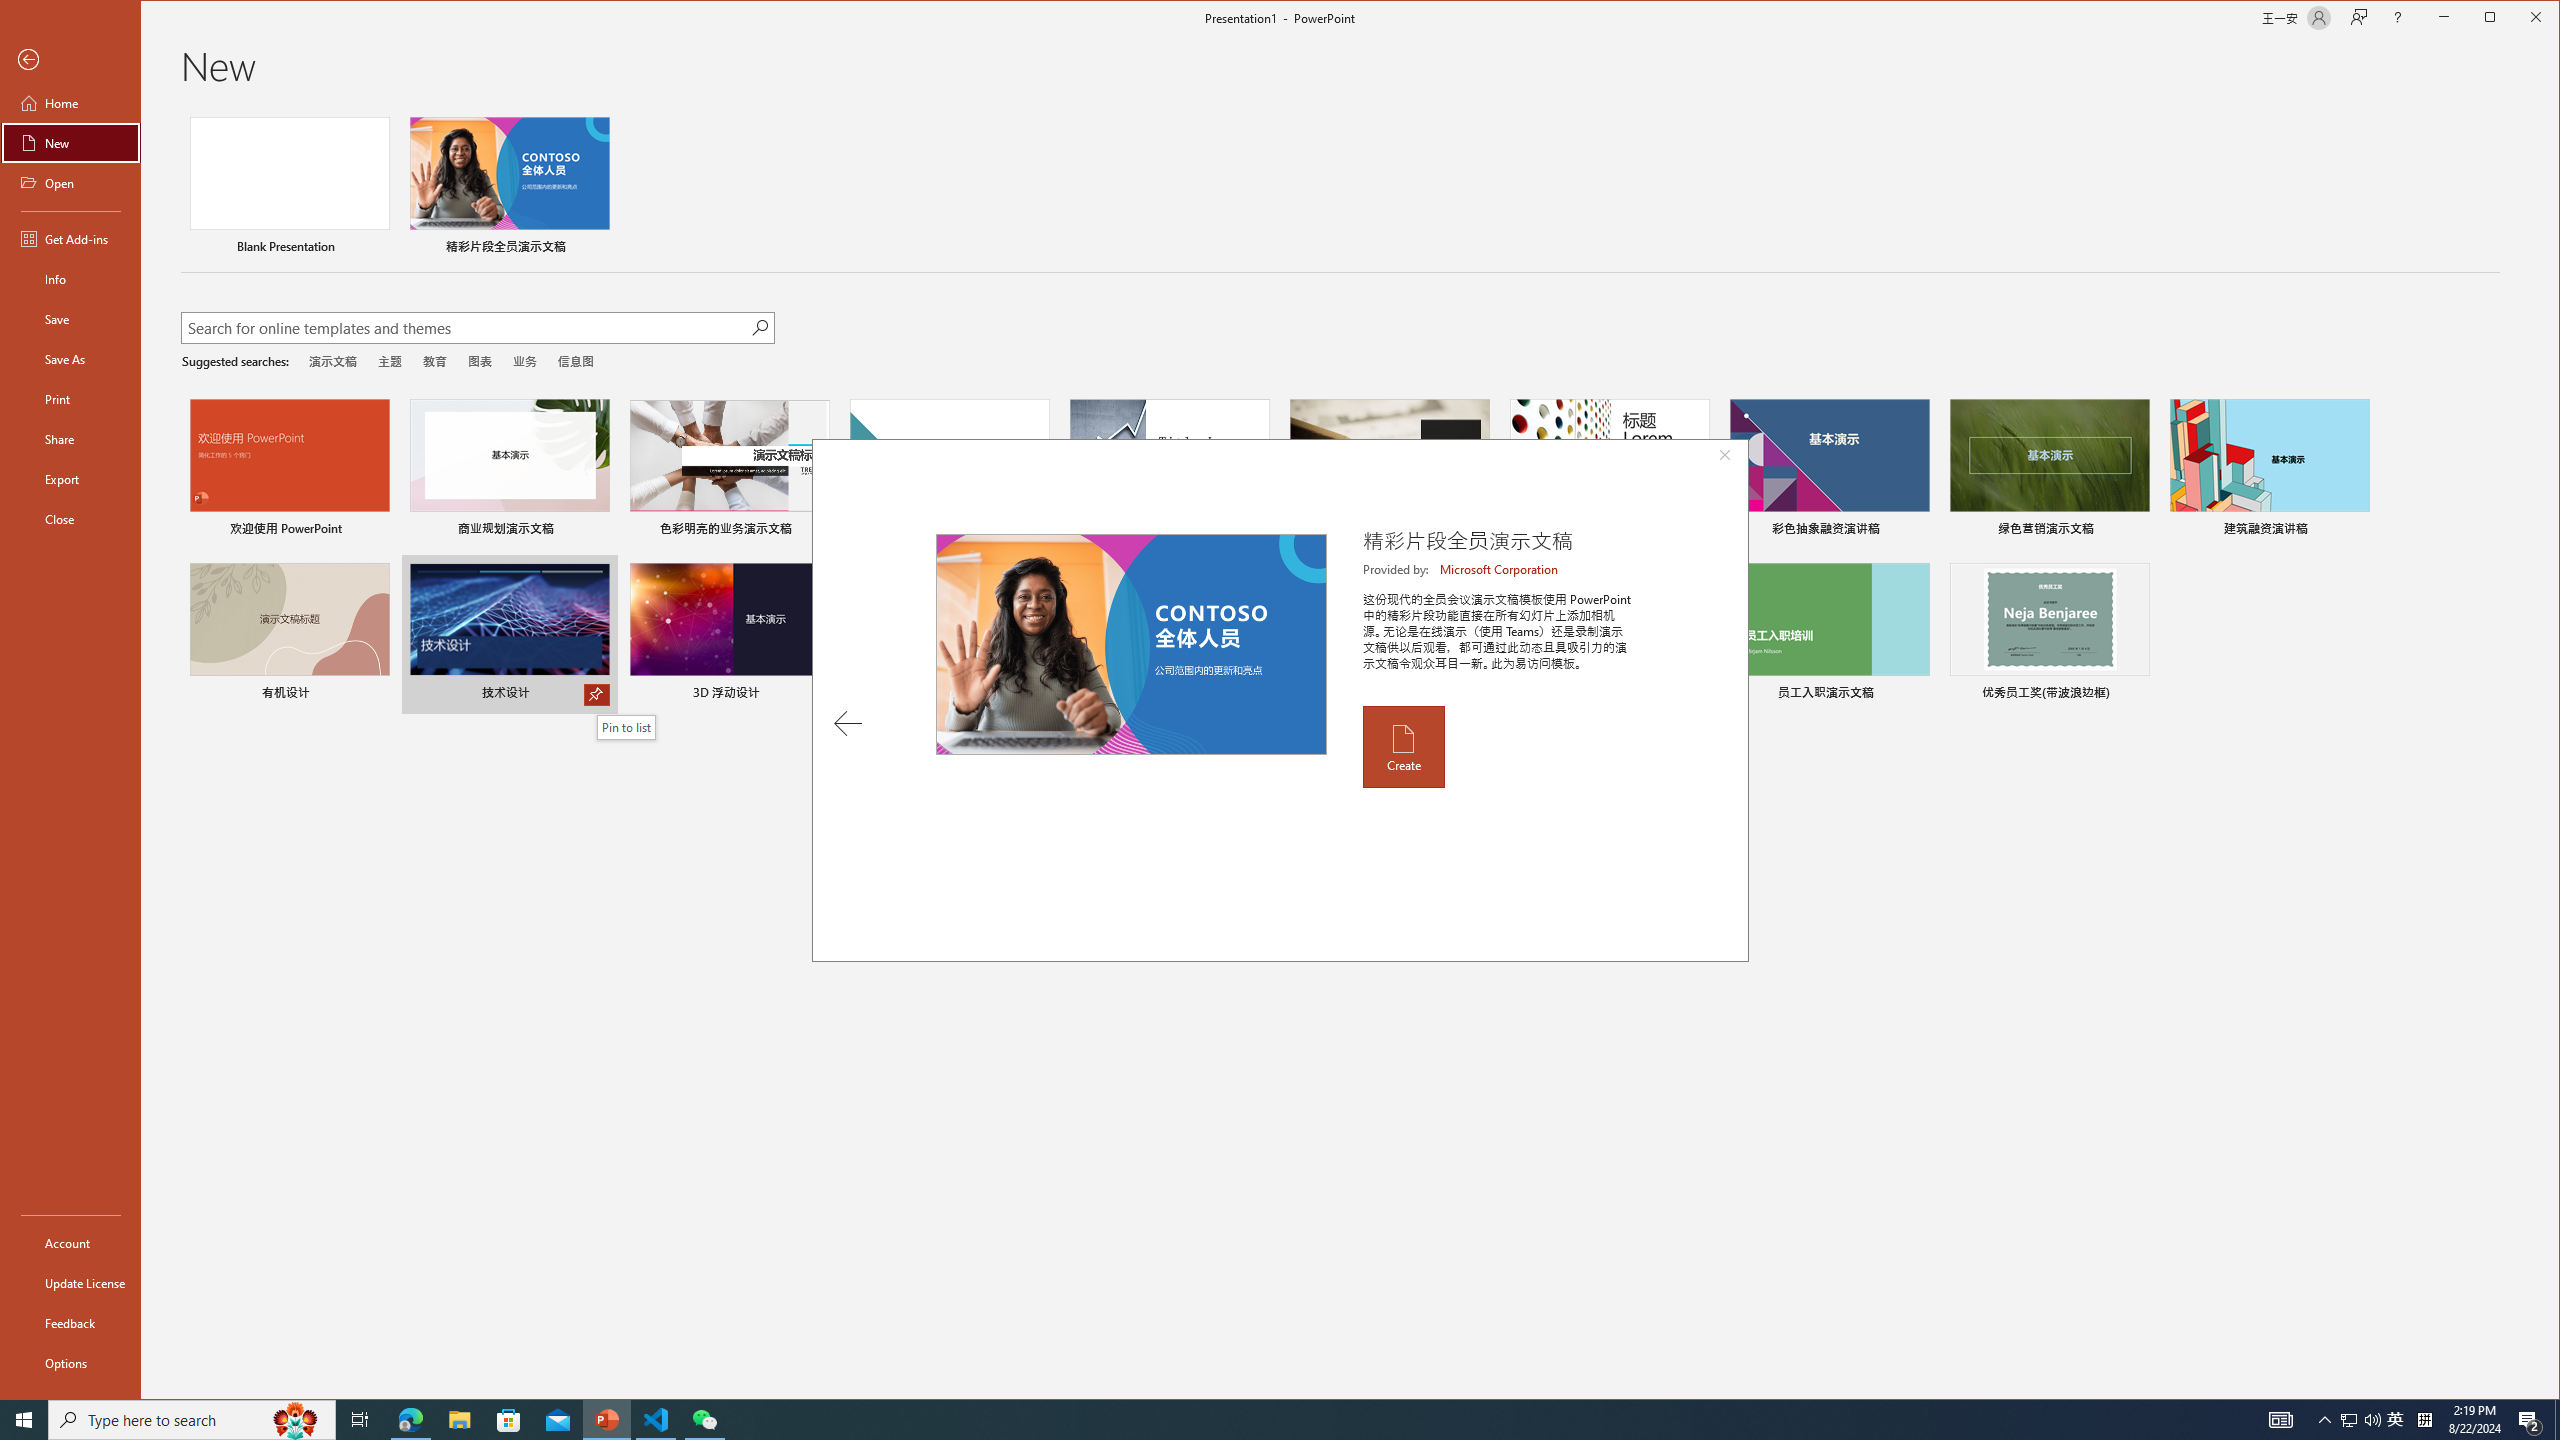 The image size is (2560, 1440). Describe the element at coordinates (69, 478) in the screenshot. I see `'Export'` at that location.